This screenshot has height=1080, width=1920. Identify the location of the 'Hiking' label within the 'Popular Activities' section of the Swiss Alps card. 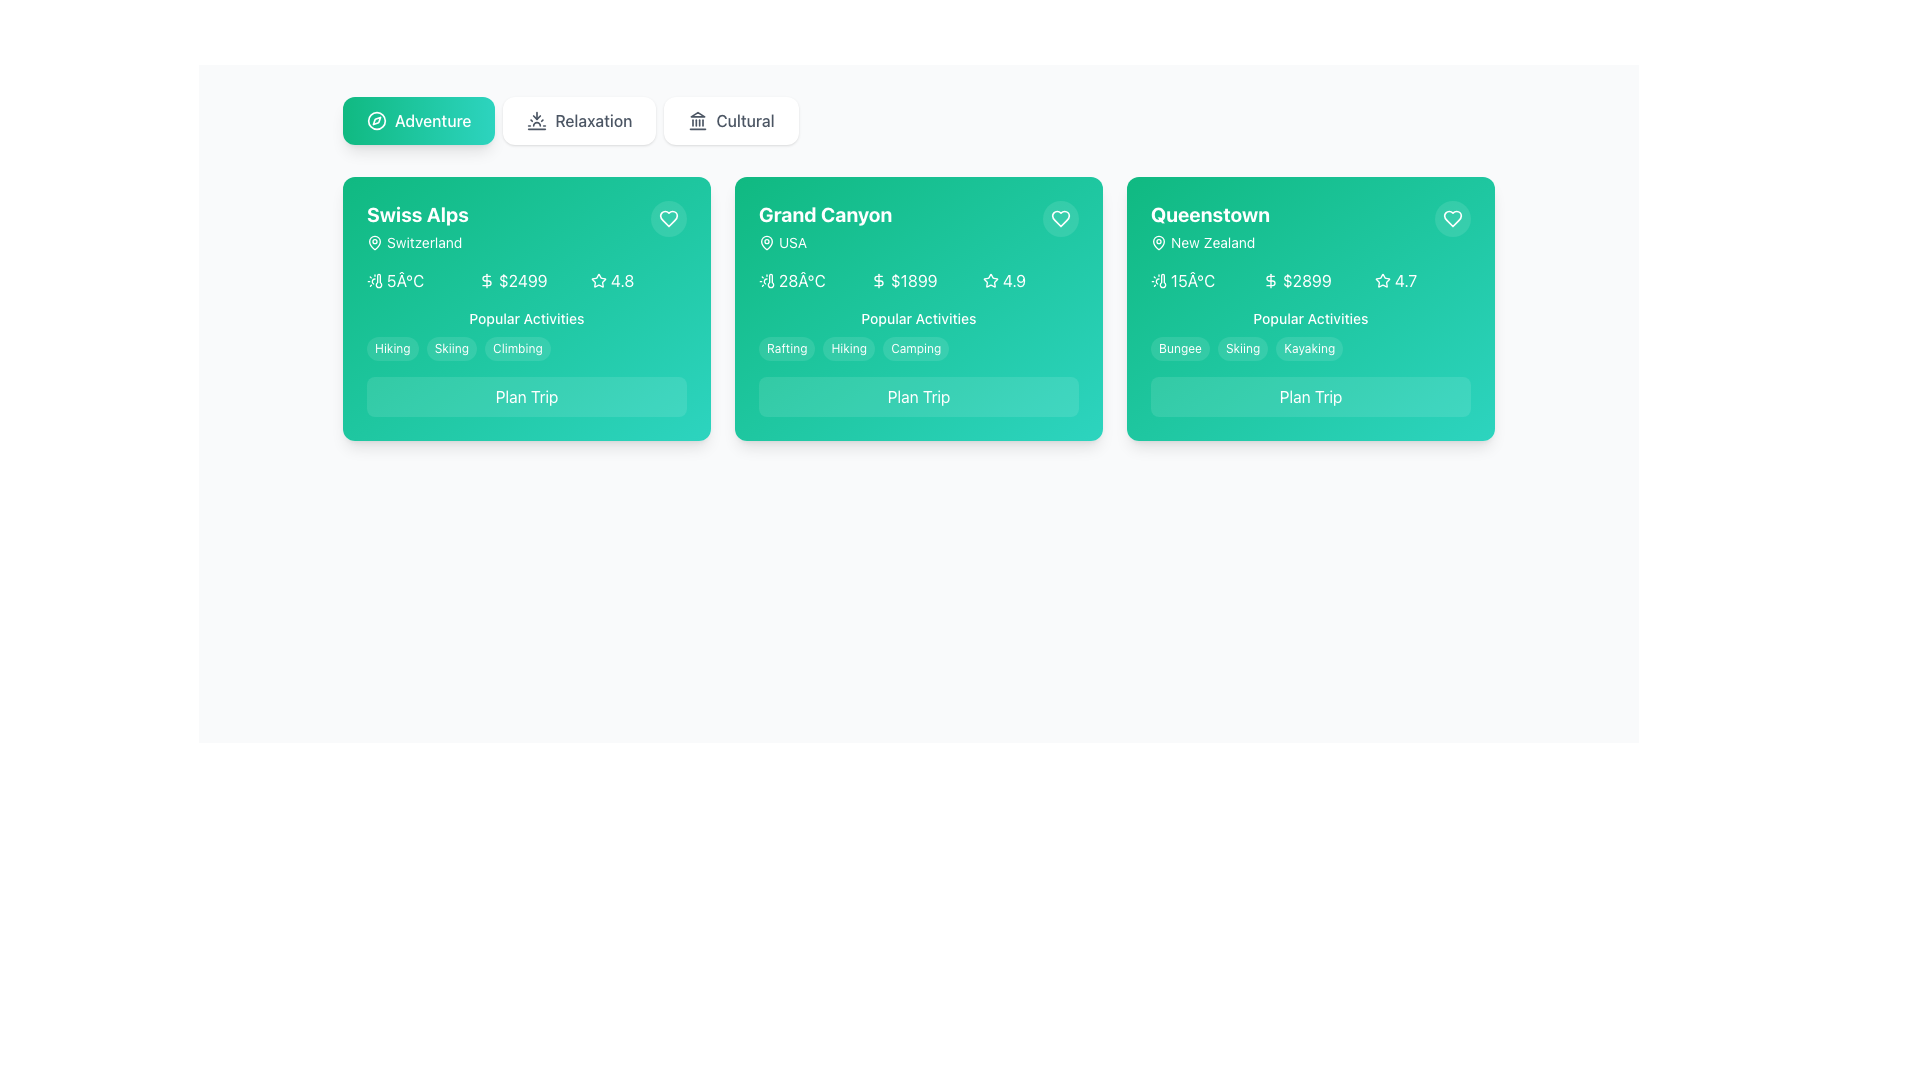
(392, 347).